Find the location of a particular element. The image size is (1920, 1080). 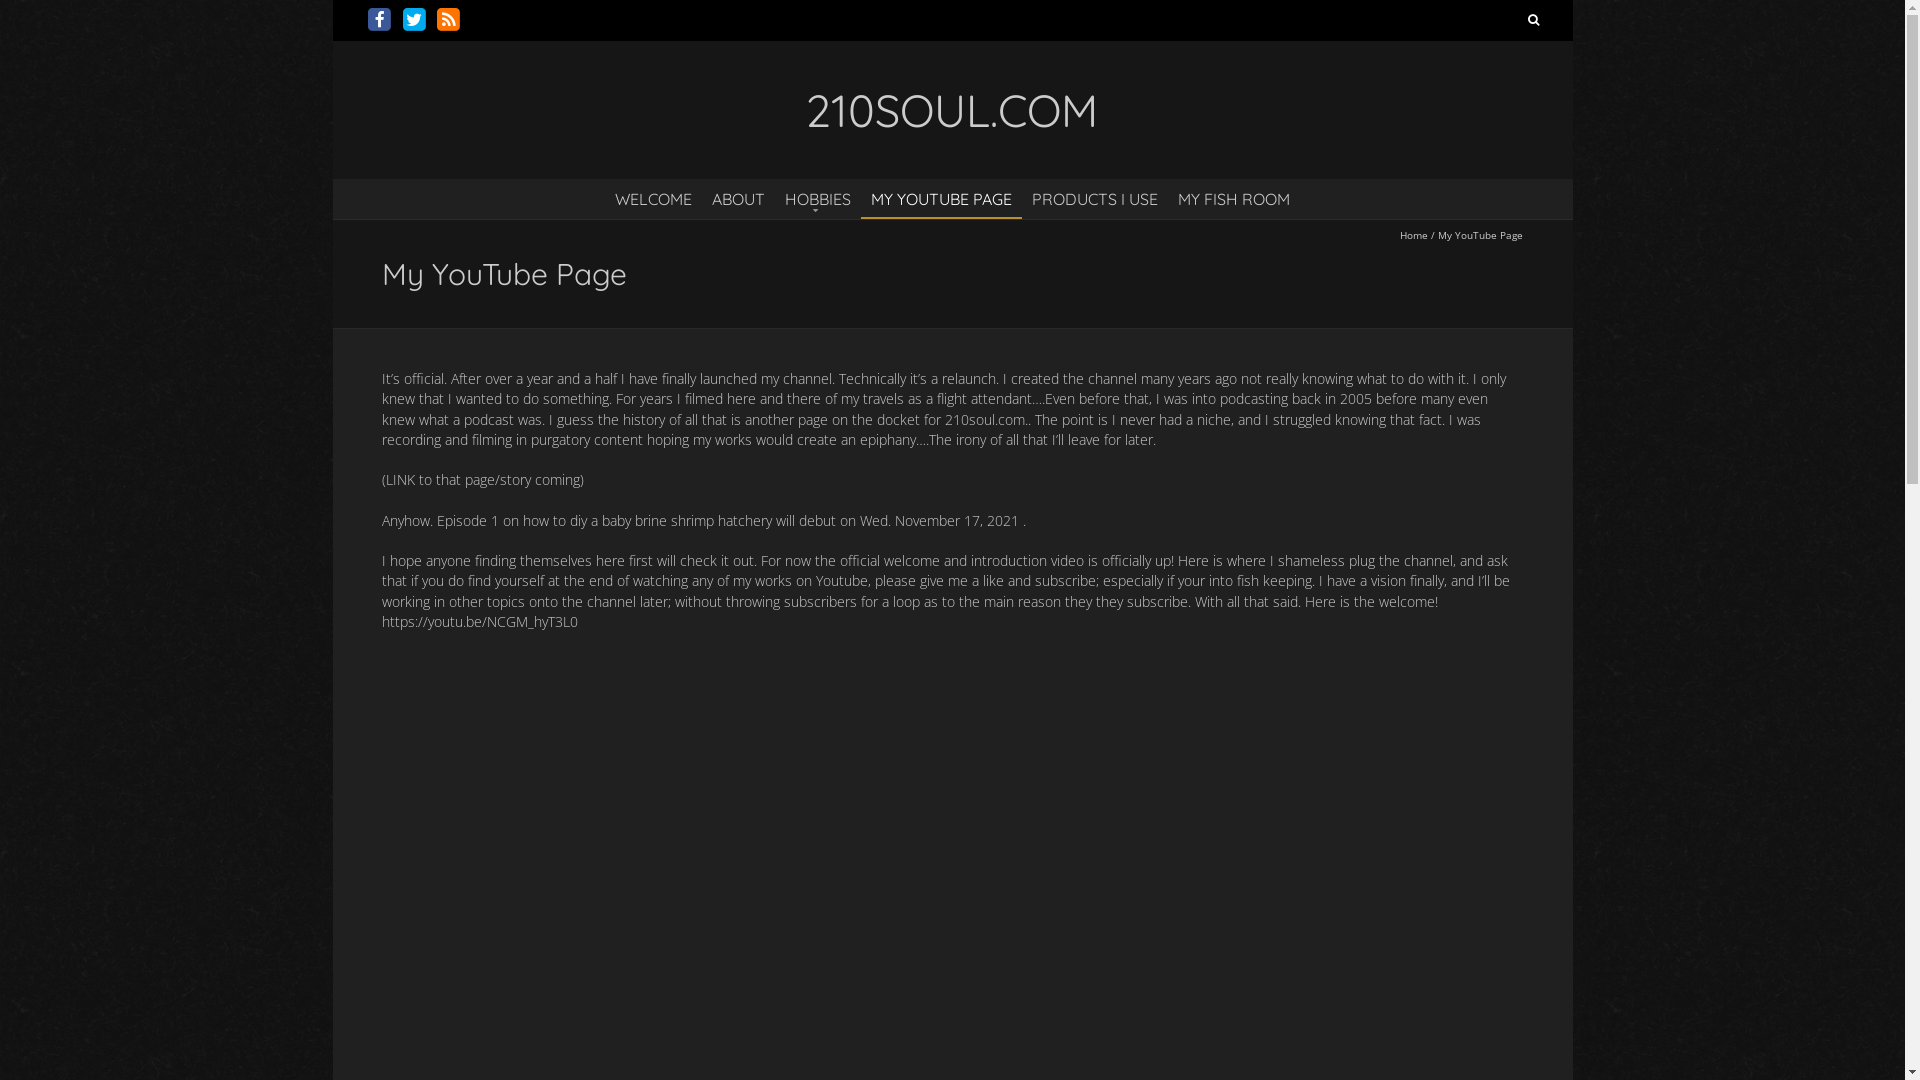

'HOBBIES' is located at coordinates (773, 197).